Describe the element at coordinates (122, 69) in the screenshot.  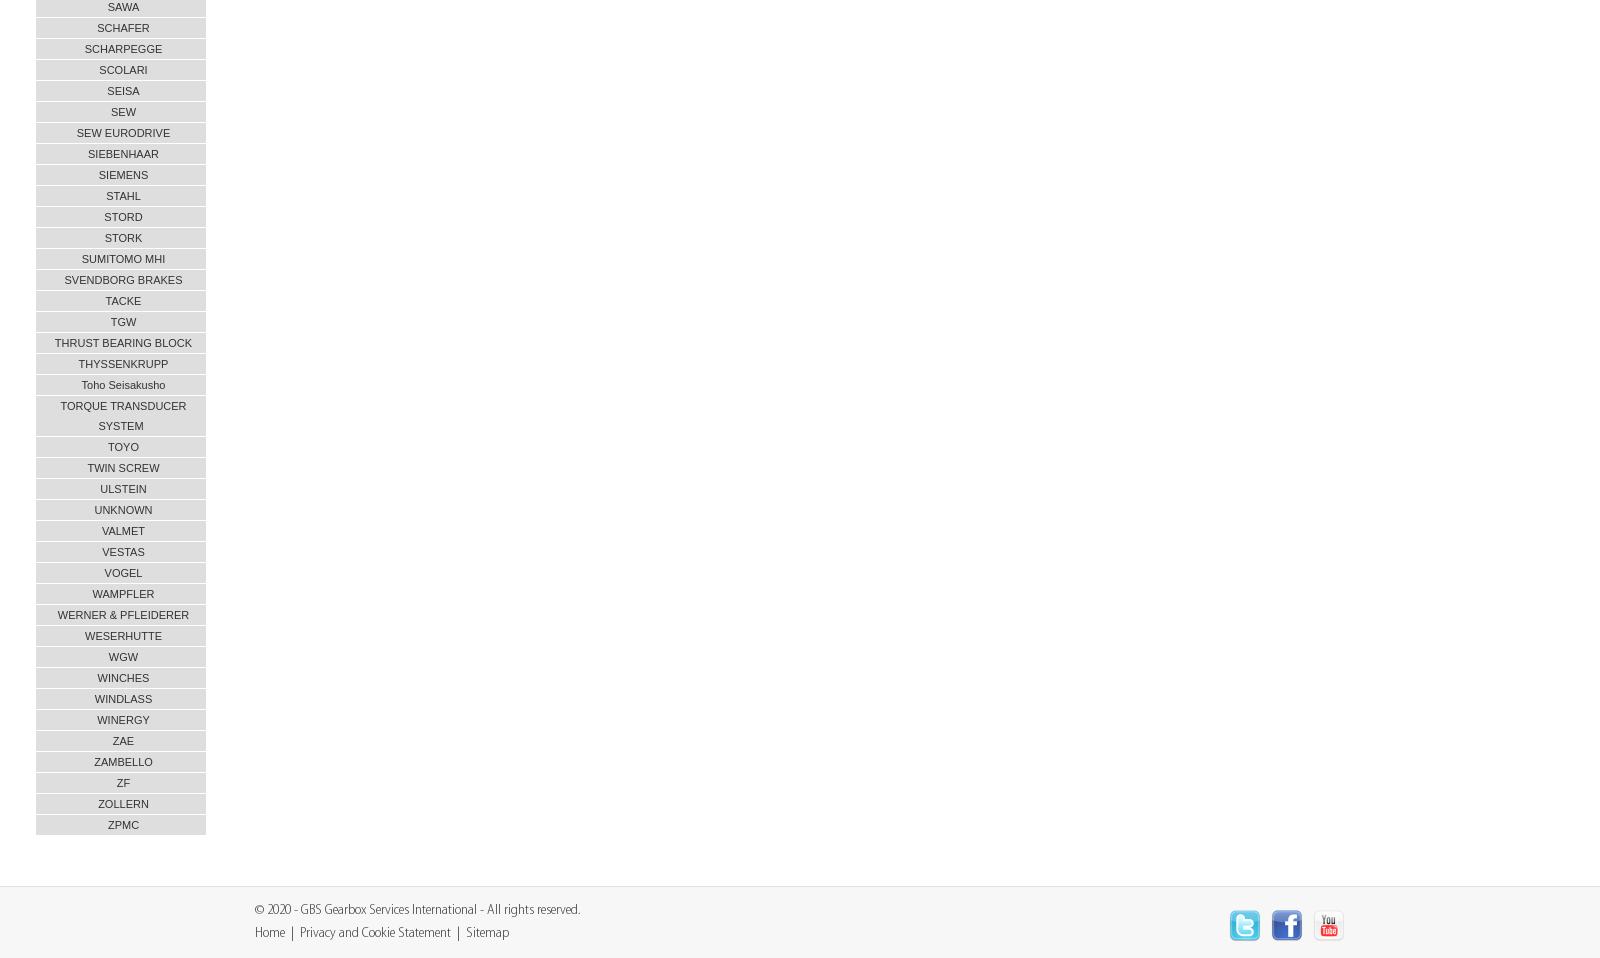
I see `'SCOLARI'` at that location.